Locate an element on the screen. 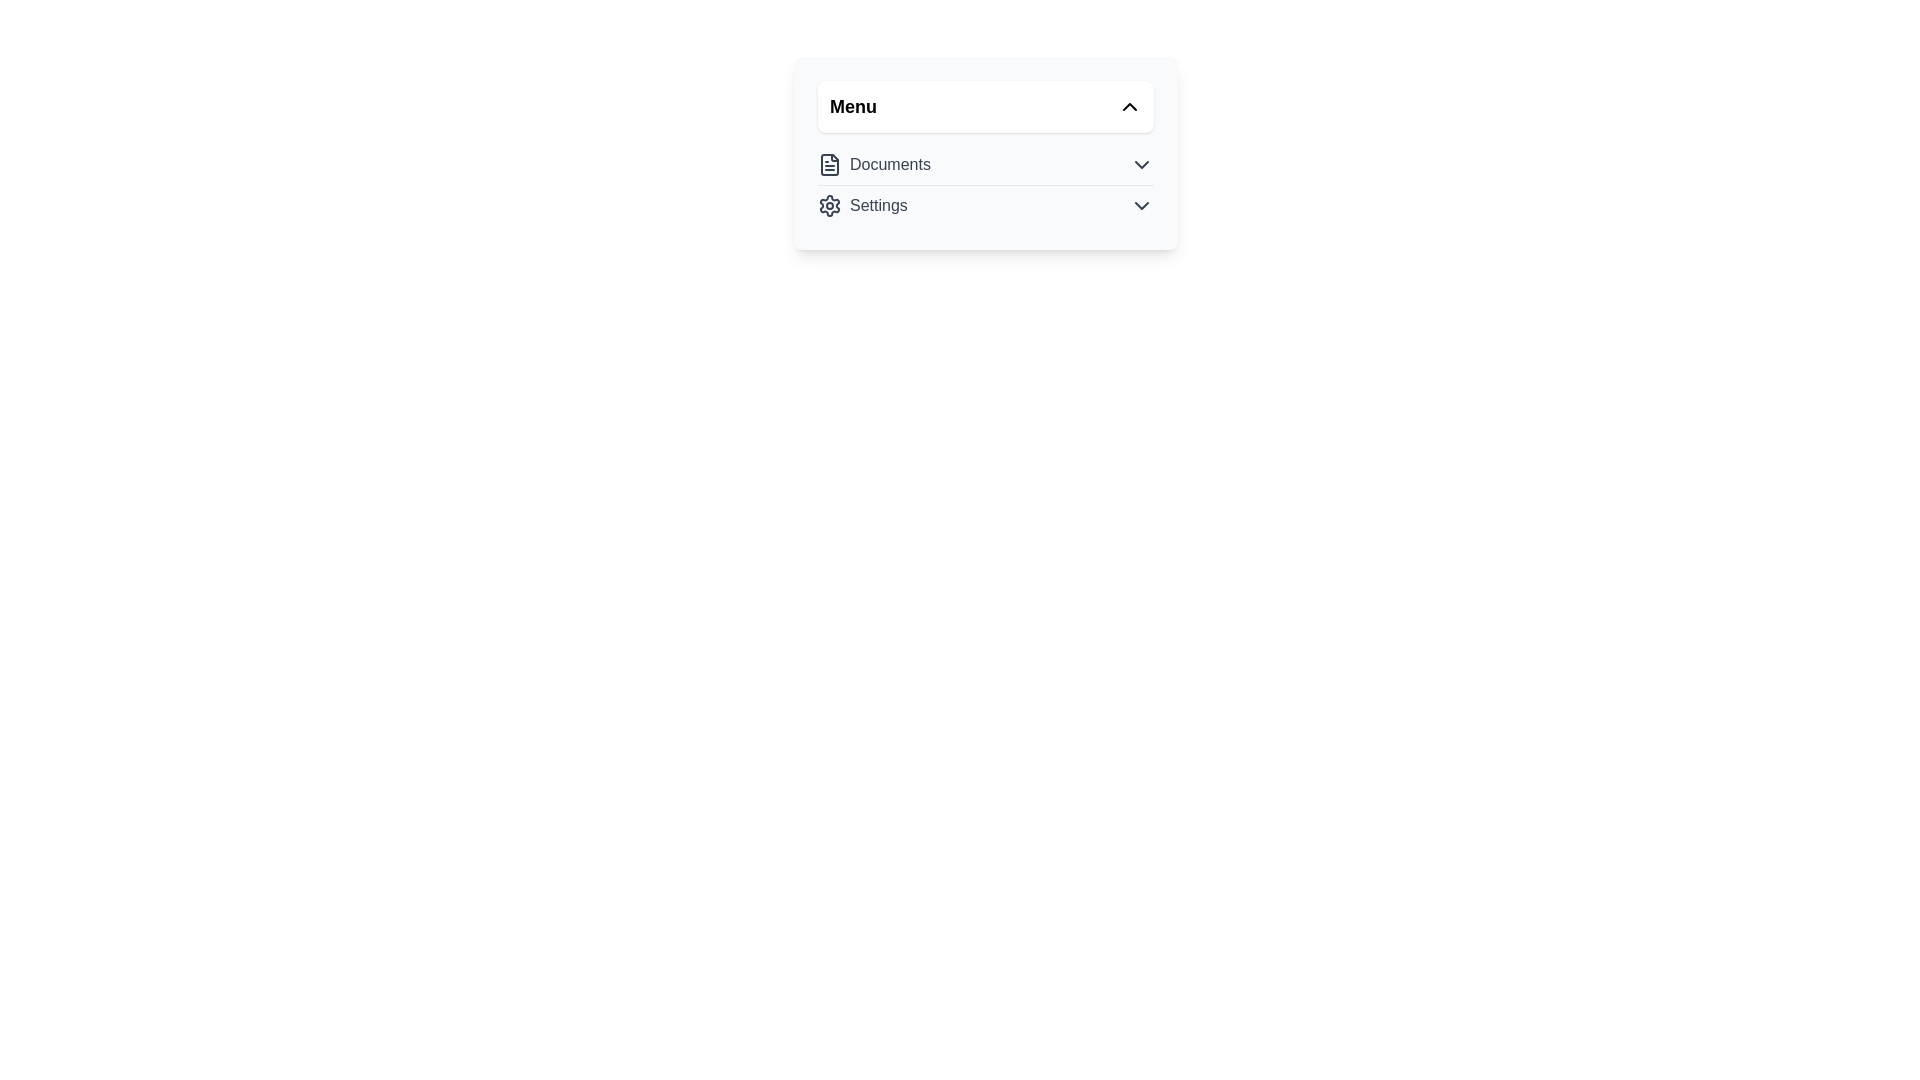 The width and height of the screenshot is (1920, 1080). the chevron icon located to the far right of the 'Settings' label is located at coordinates (1142, 205).